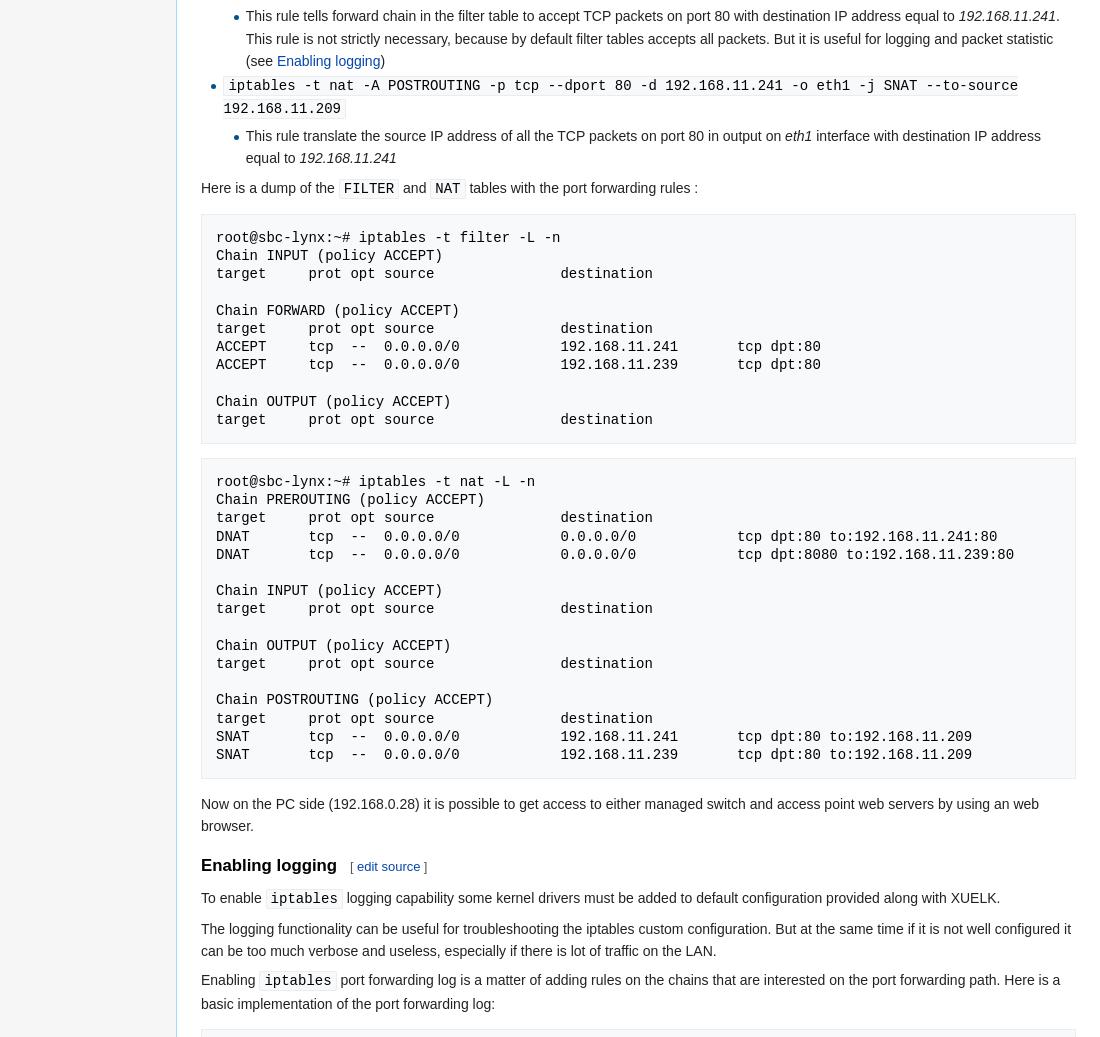 This screenshot has height=1037, width=1100. I want to click on 'Here is a dump of the', so click(269, 185).